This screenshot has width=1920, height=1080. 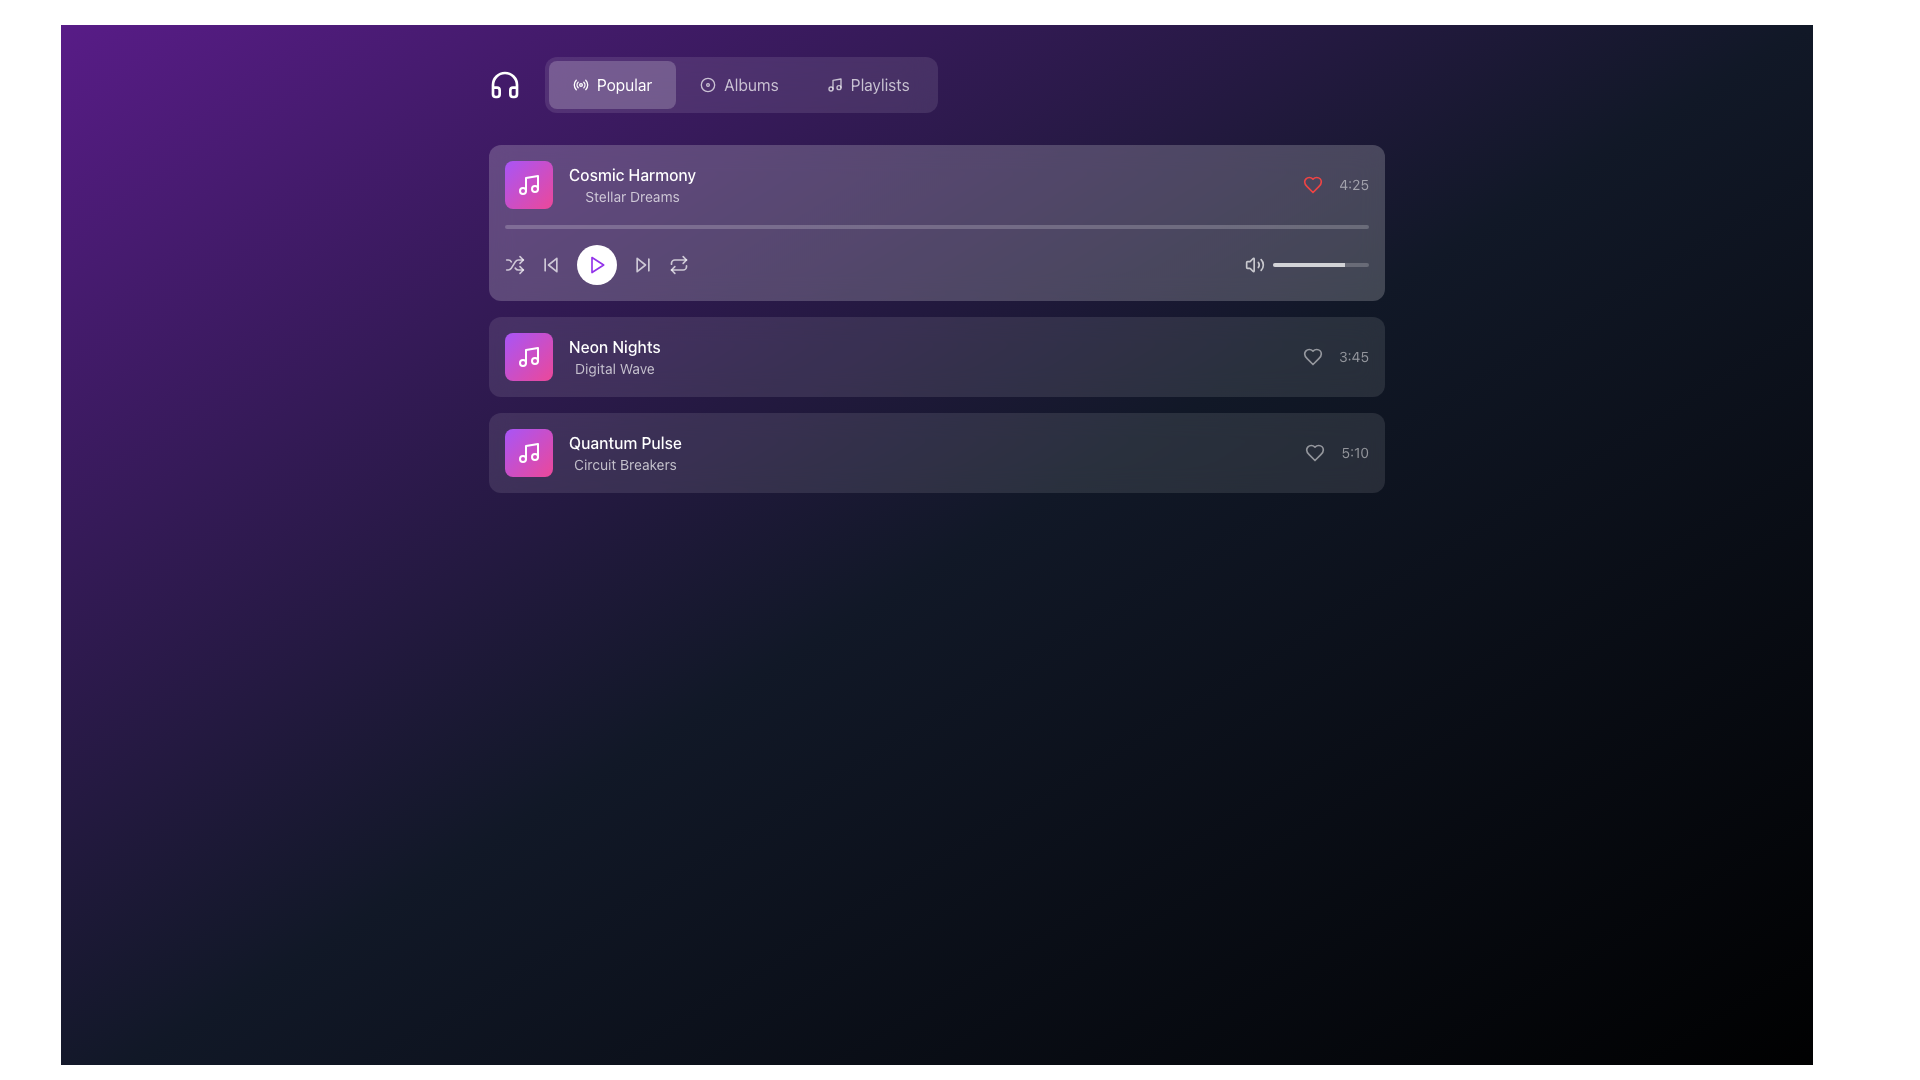 What do you see at coordinates (631, 185) in the screenshot?
I see `text from the text label that displays 'Cosmic Harmony' and 'Stellar Dreams', which is positioned above 'Neon Nights' and 'Quantum Pulse', located on the right side of a purple musical note icon` at bounding box center [631, 185].